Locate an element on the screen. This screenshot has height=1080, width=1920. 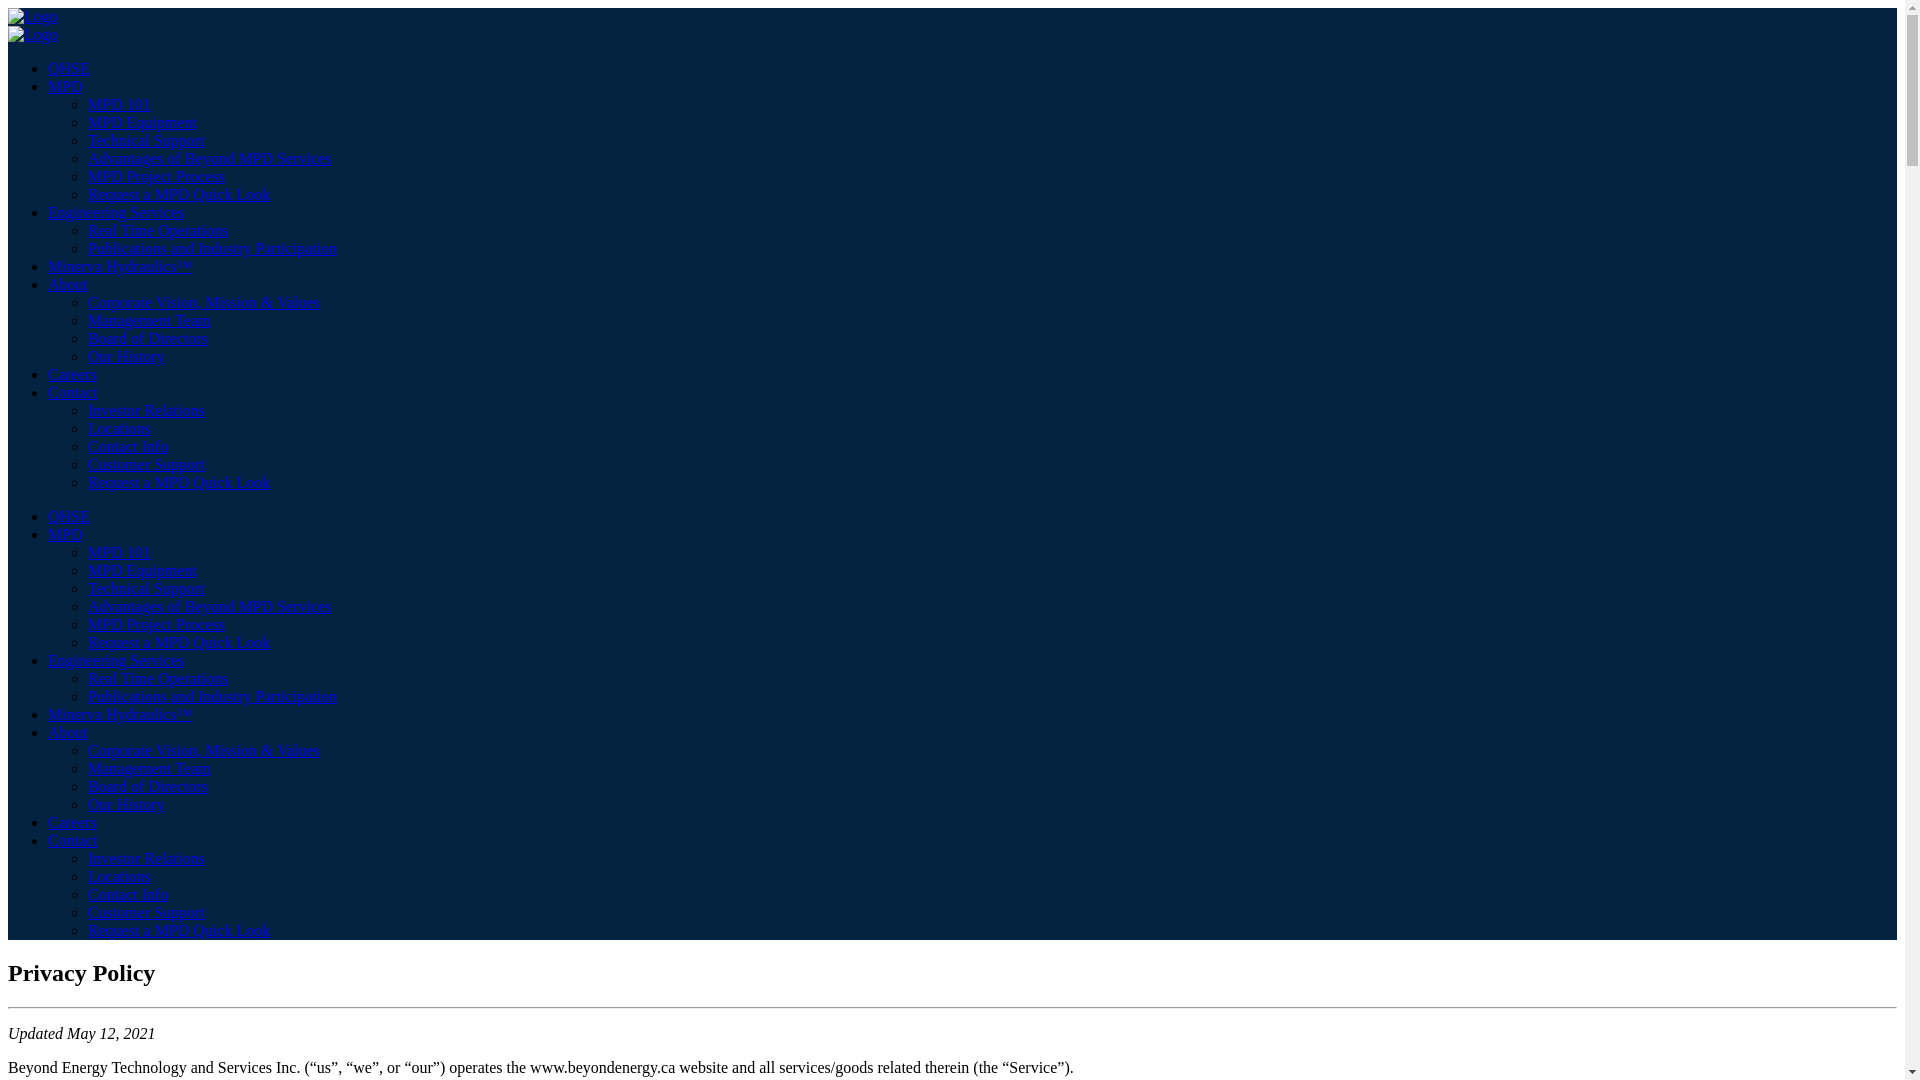
'Advantages of Beyond MPD Services' is located at coordinates (210, 157).